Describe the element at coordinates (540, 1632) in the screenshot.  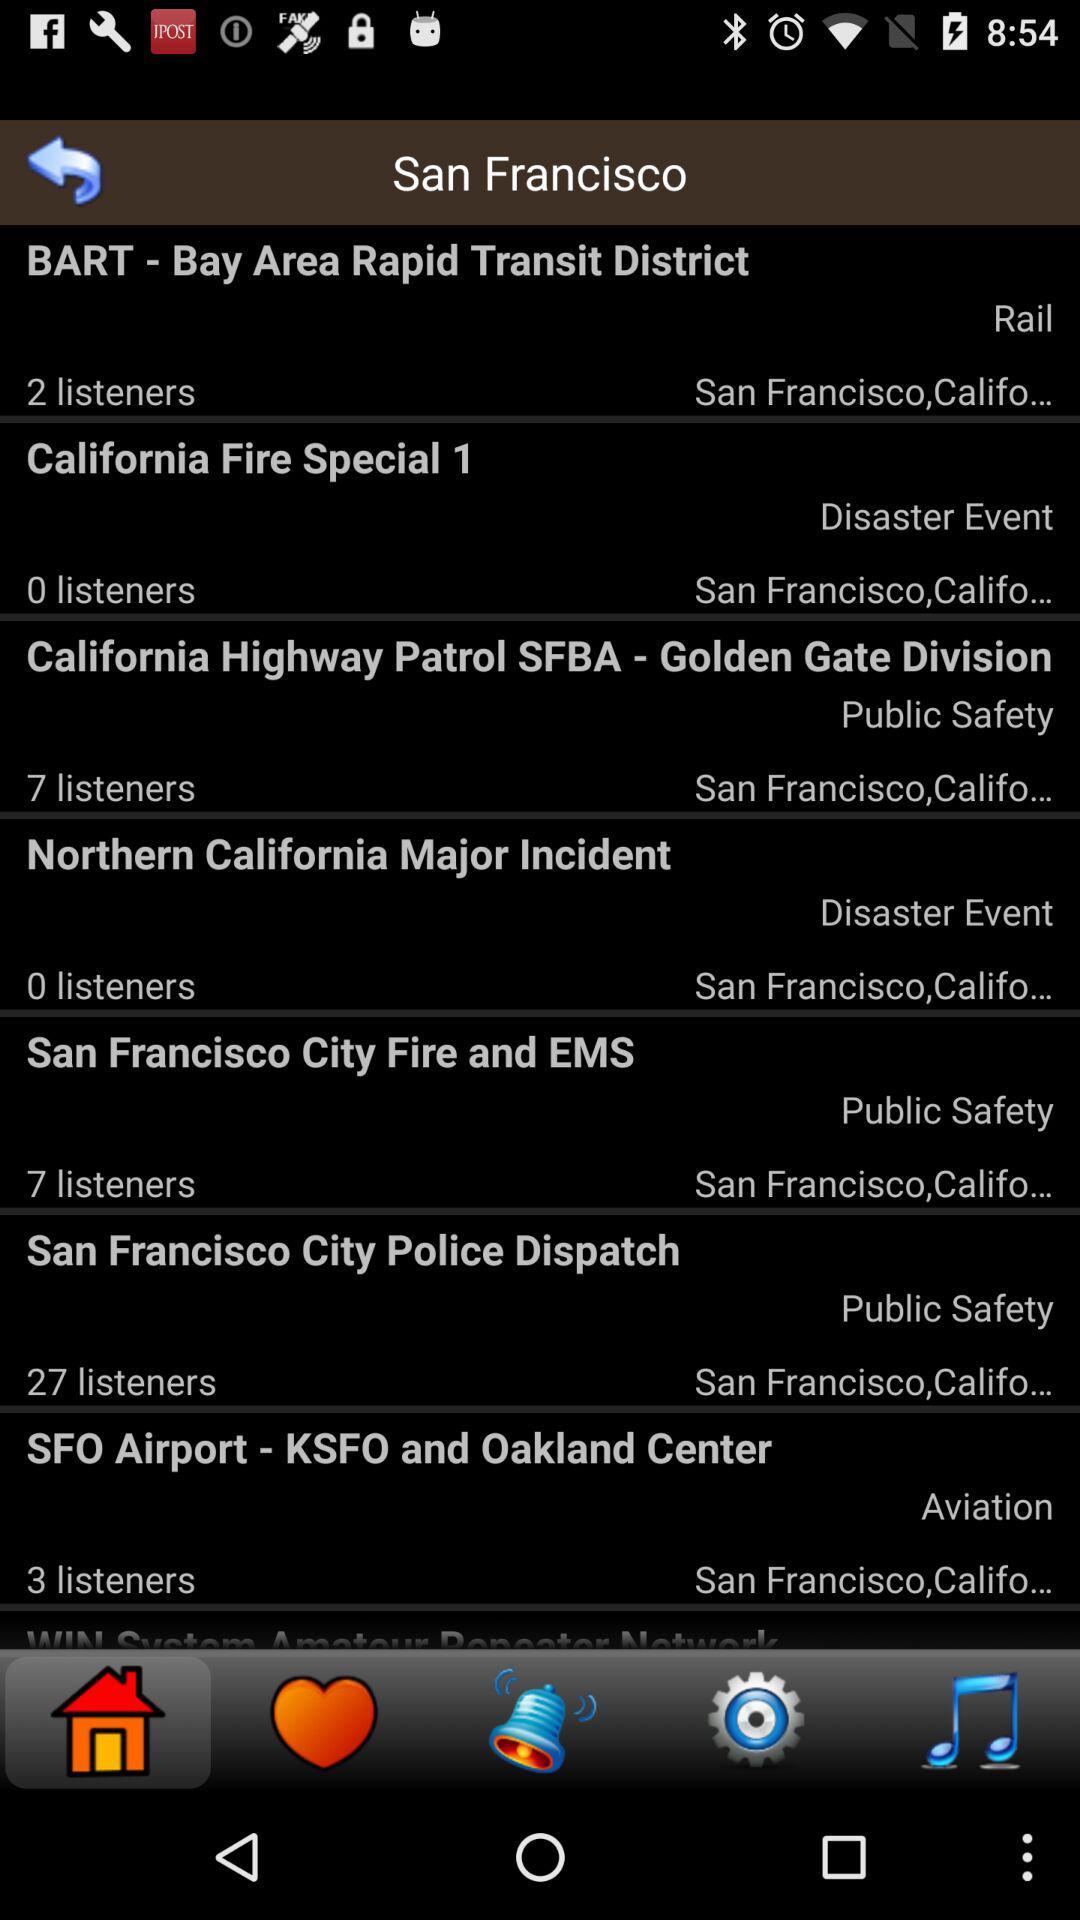
I see `the icon below the 3 listeners icon` at that location.